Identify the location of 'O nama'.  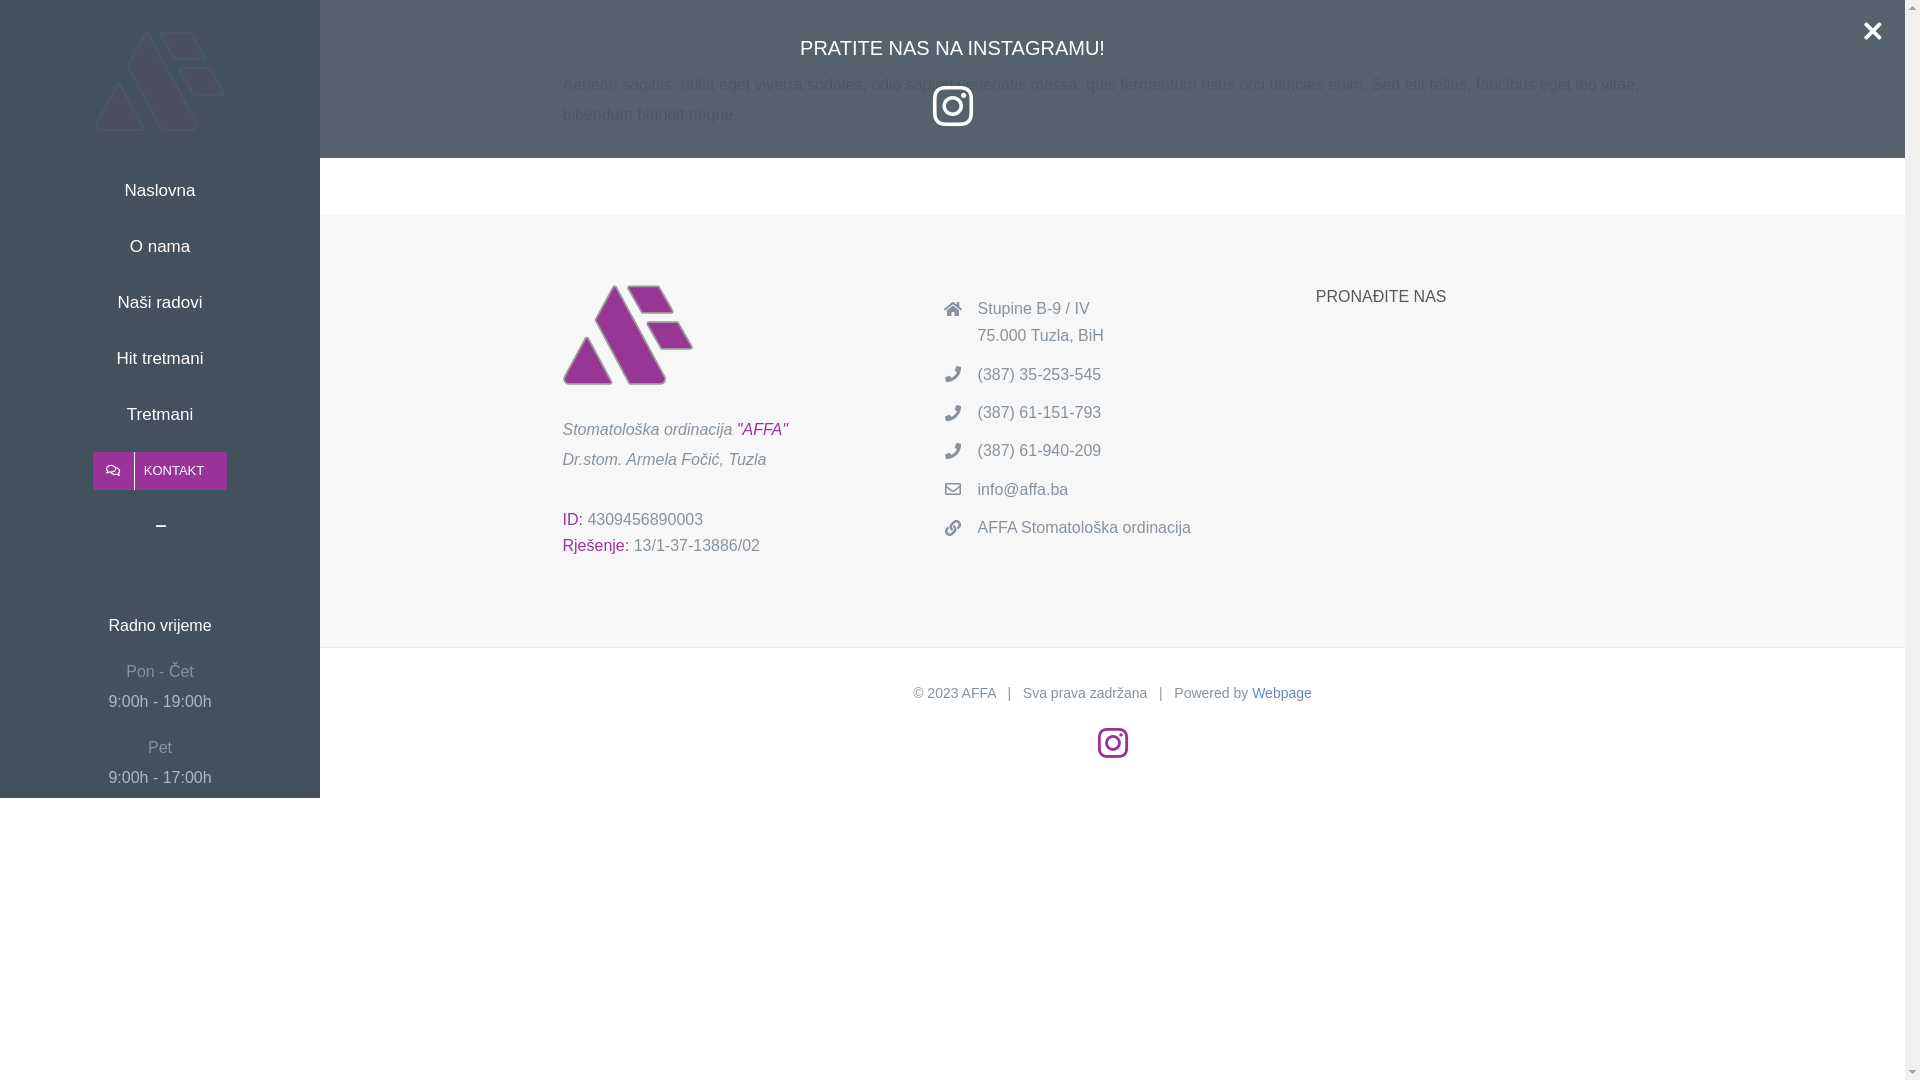
(158, 245).